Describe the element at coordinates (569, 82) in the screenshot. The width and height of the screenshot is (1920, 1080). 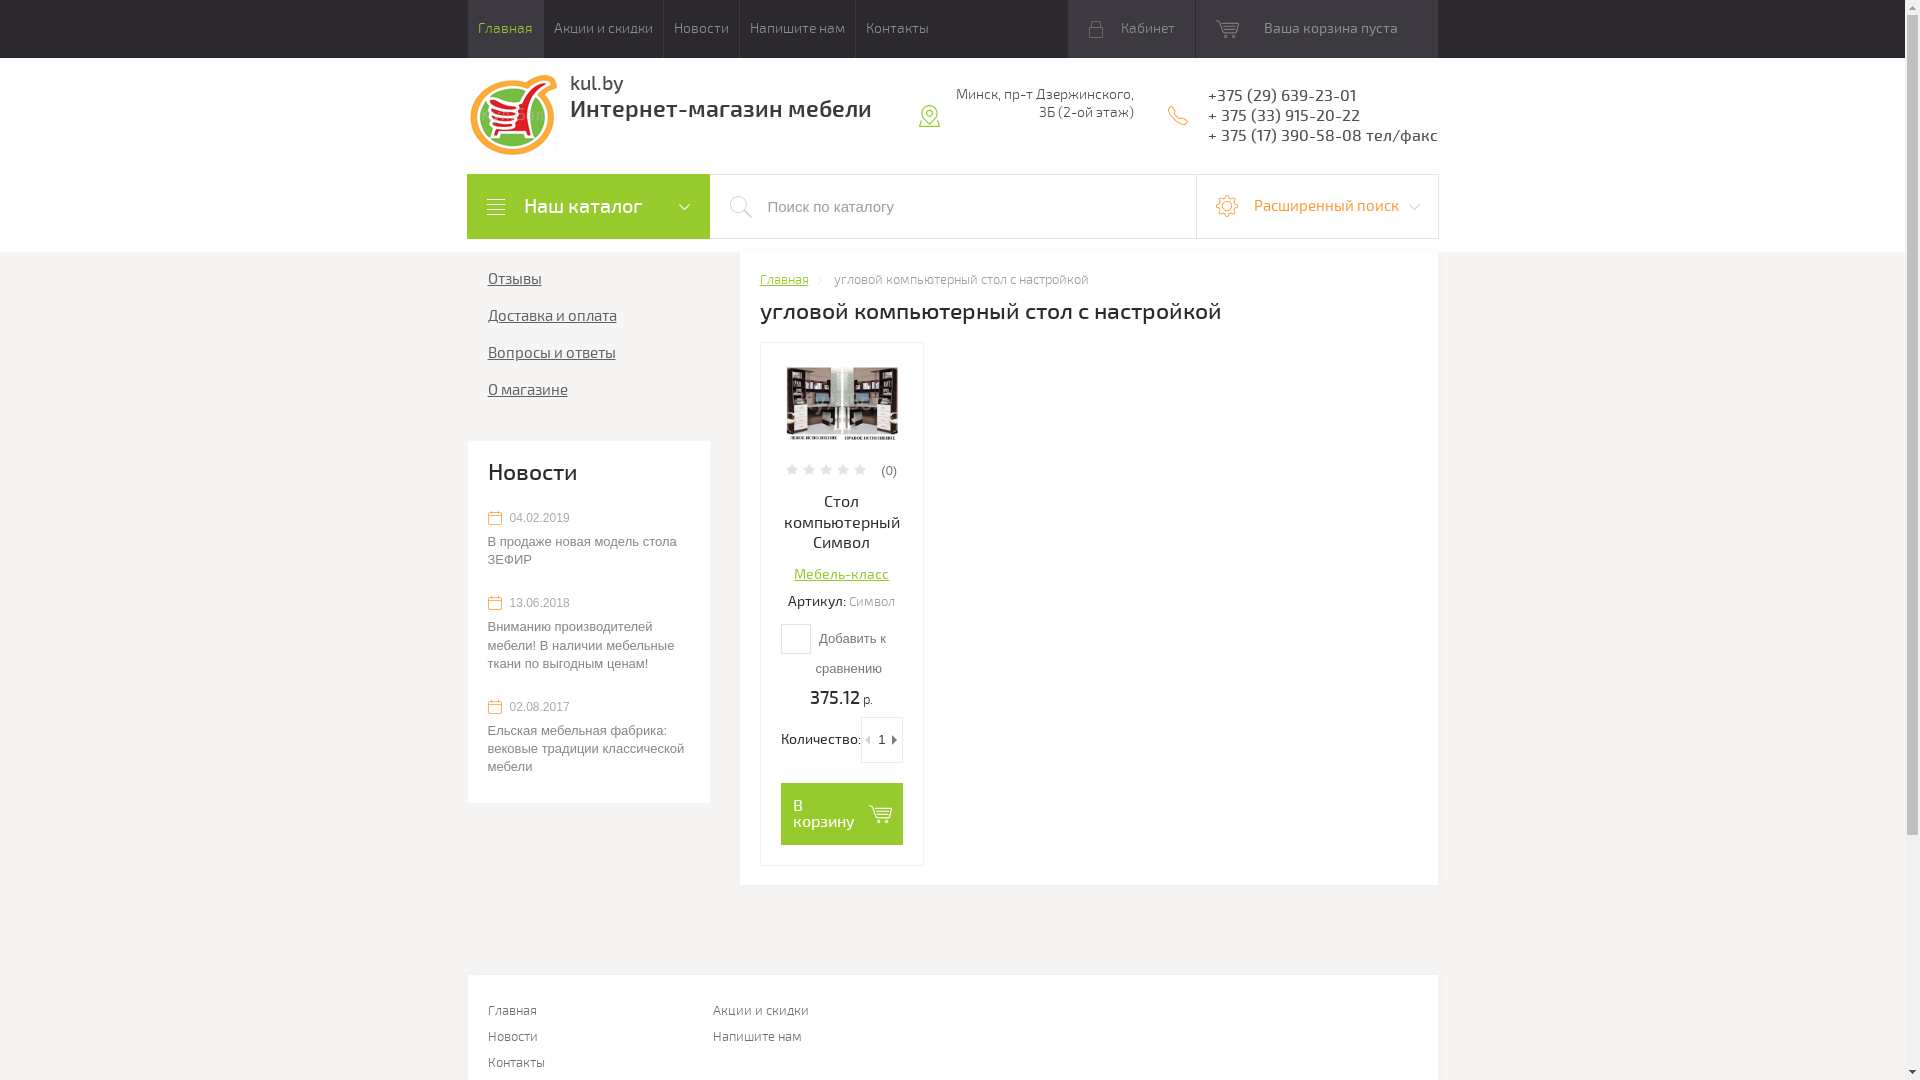
I see `'kul.by'` at that location.